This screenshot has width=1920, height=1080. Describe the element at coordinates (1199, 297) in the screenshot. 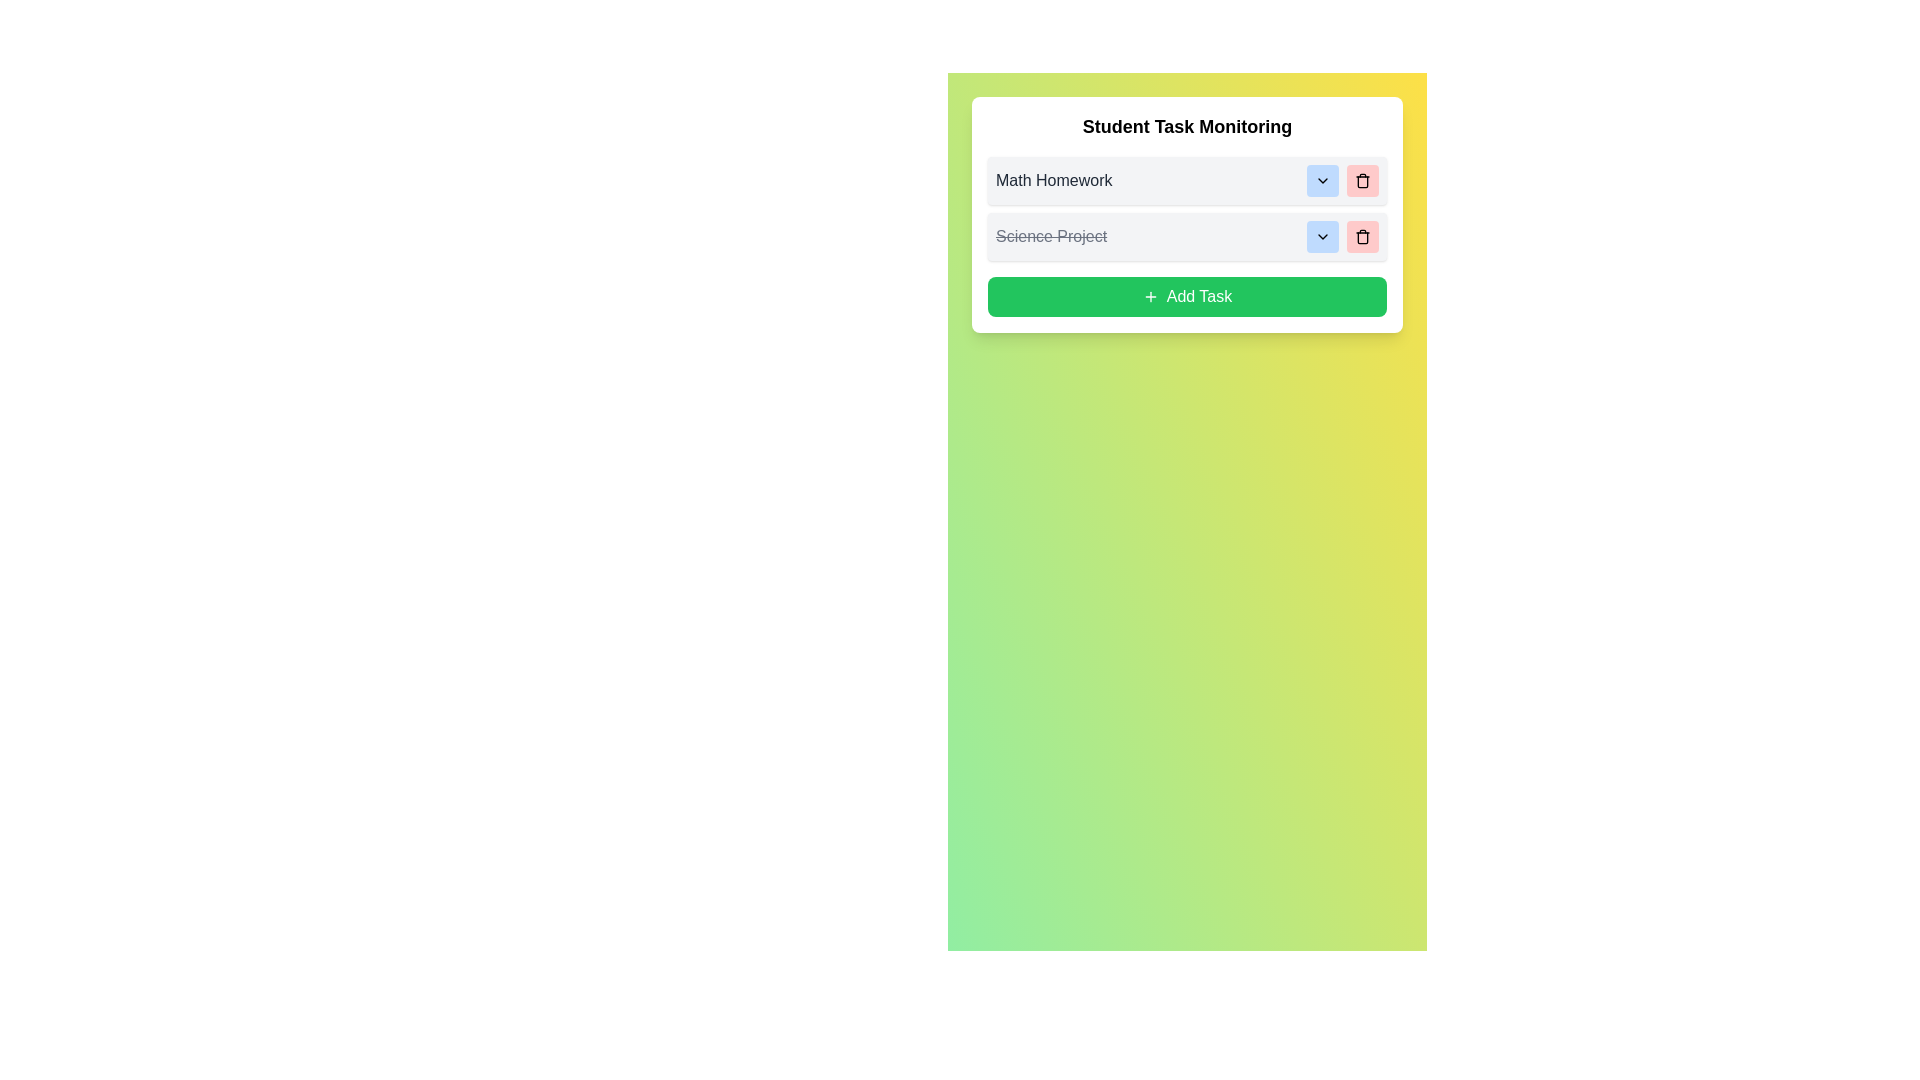

I see `text 'Add Task' displayed in white on a green button at the bottom of the 'Student Task Monitoring' panel` at that location.